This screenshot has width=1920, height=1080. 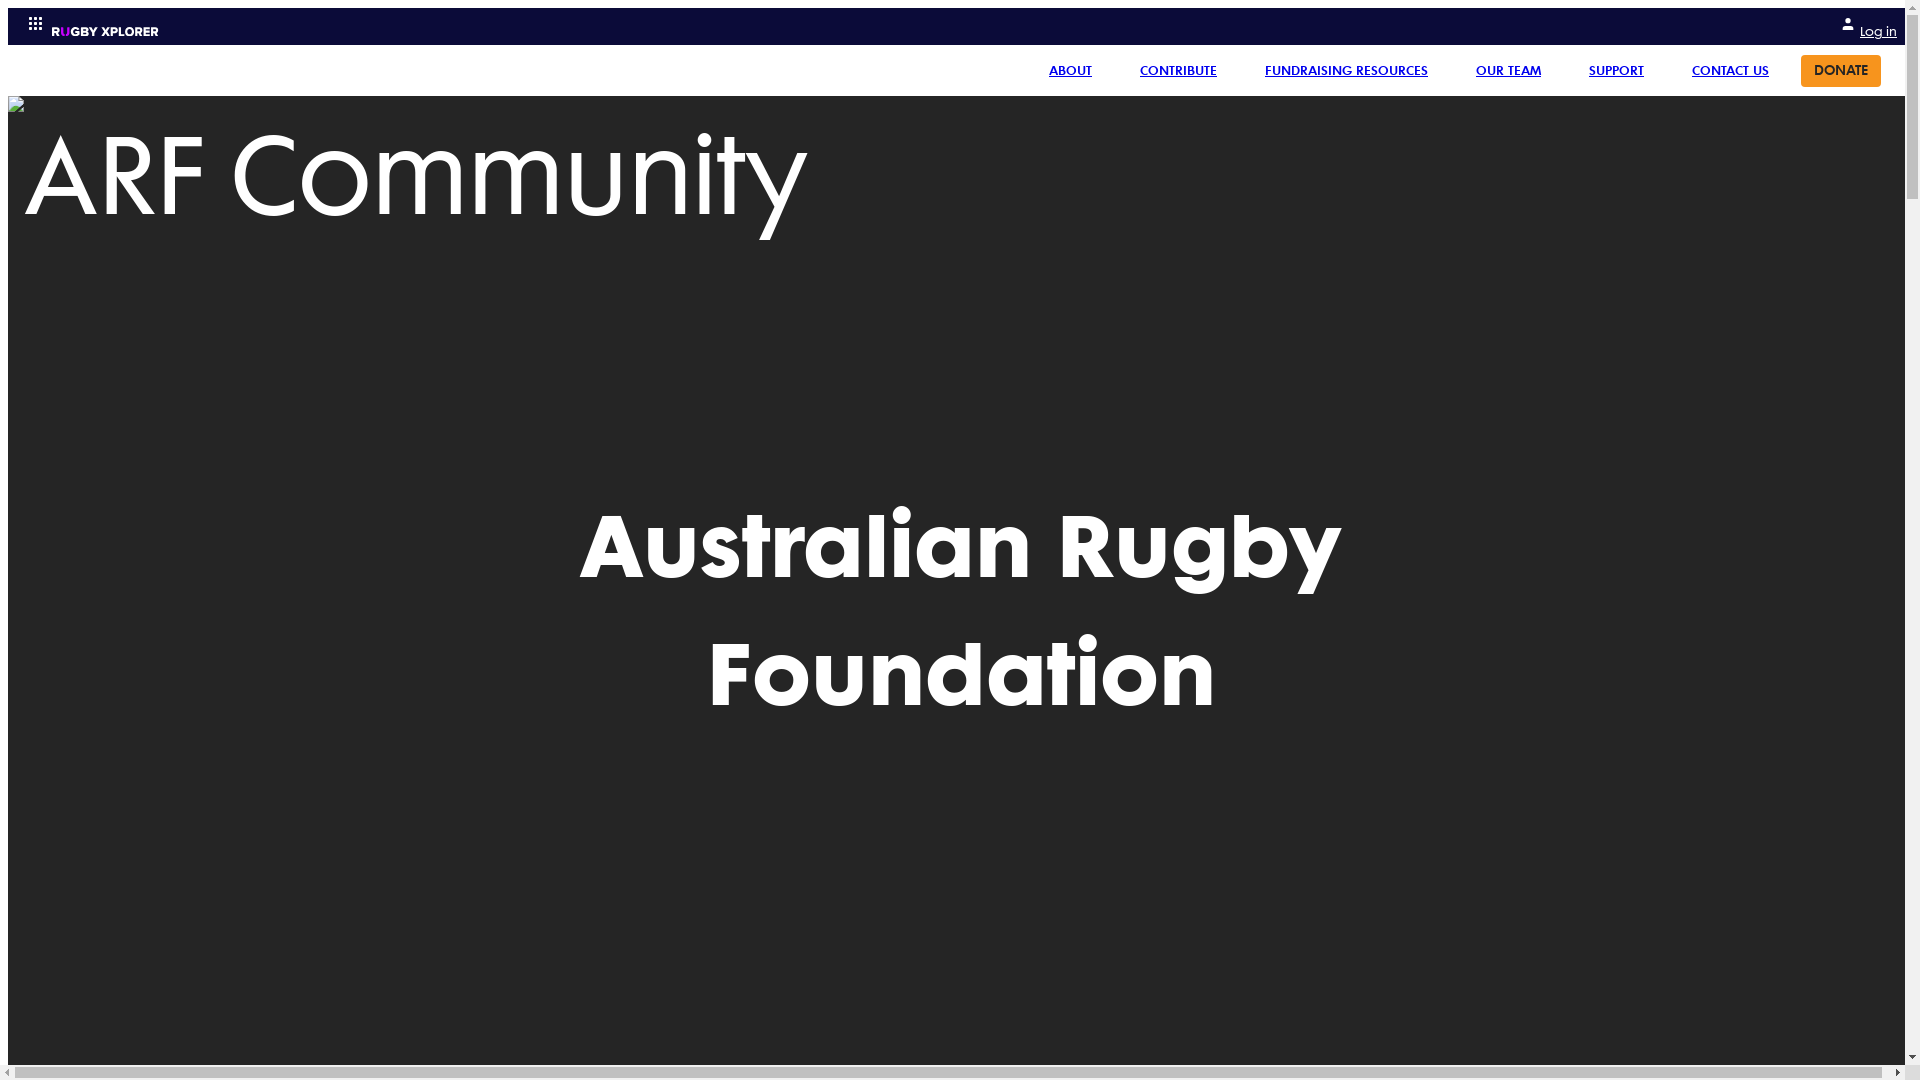 What do you see at coordinates (1572, 69) in the screenshot?
I see `'SUPPORT'` at bounding box center [1572, 69].